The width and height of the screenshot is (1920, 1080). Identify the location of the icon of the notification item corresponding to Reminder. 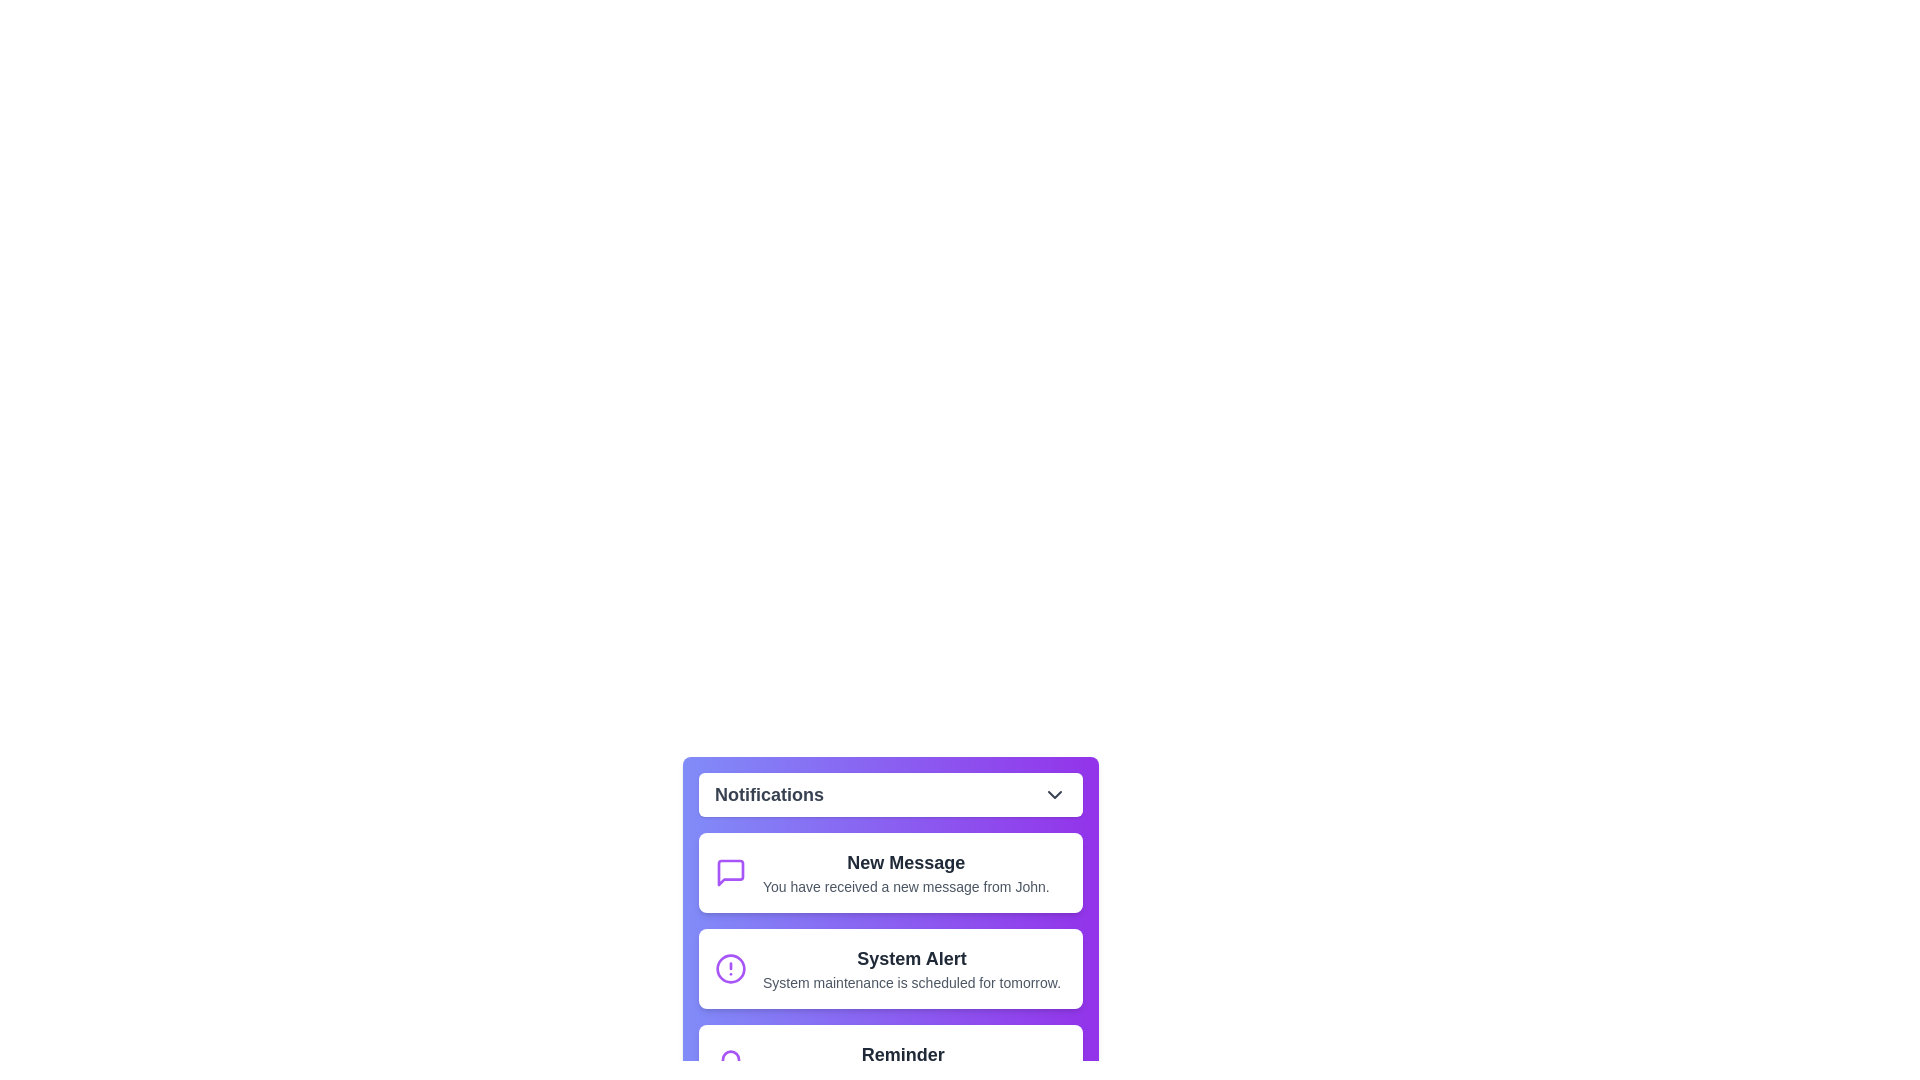
(729, 1063).